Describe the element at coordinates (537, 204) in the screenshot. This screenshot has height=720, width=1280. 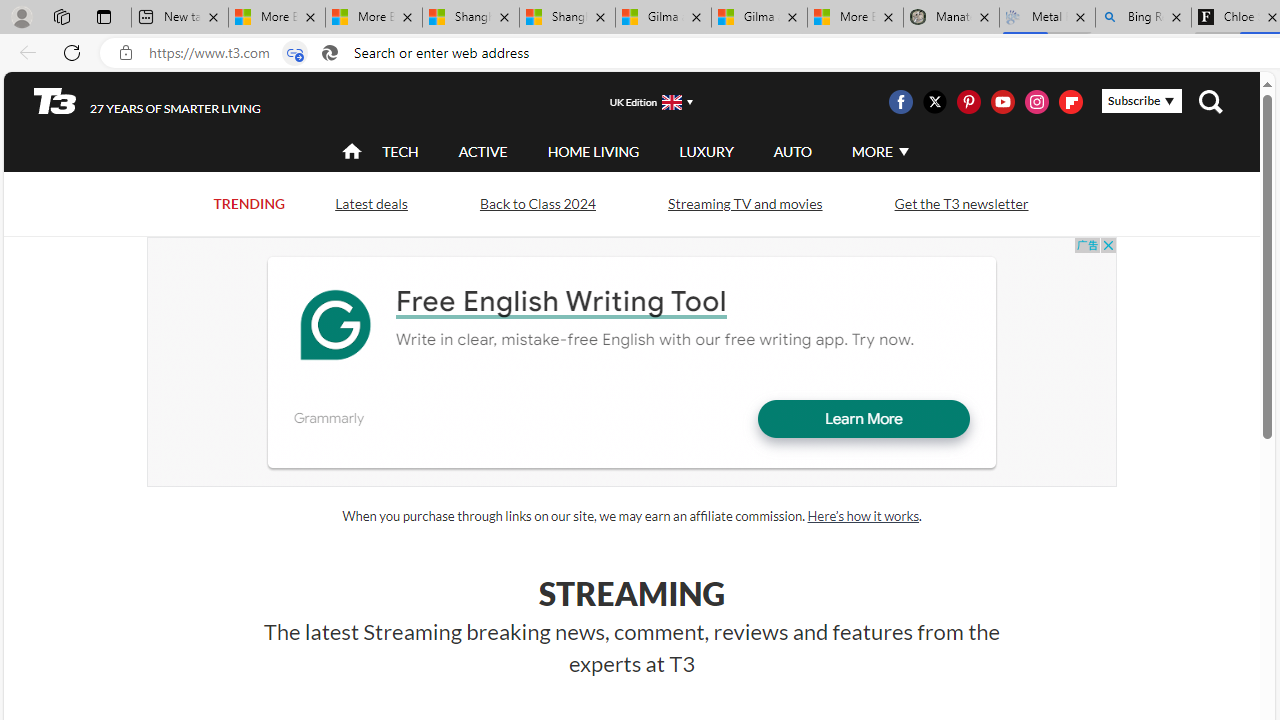
I see `'Back to Class 2024'` at that location.